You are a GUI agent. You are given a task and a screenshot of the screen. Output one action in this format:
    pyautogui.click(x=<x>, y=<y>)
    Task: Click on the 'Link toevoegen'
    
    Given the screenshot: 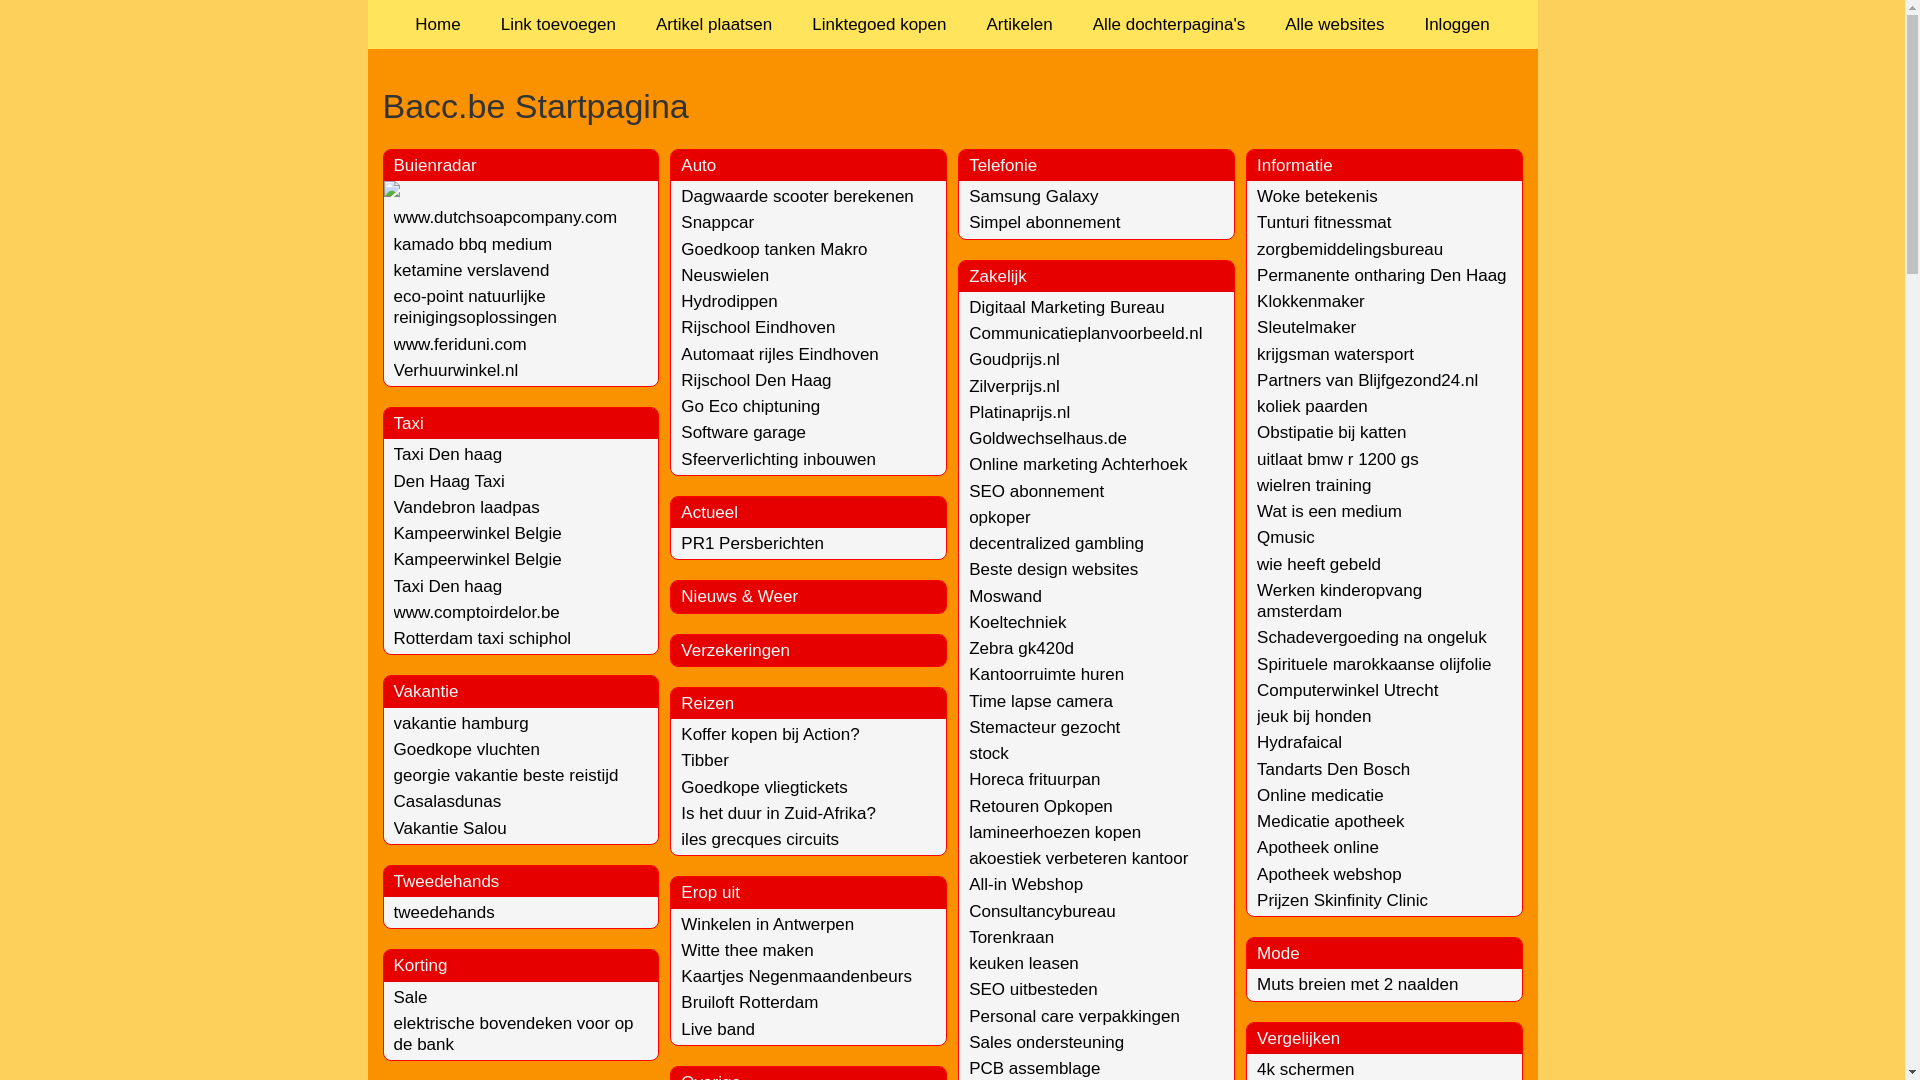 What is the action you would take?
    pyautogui.click(x=558, y=24)
    